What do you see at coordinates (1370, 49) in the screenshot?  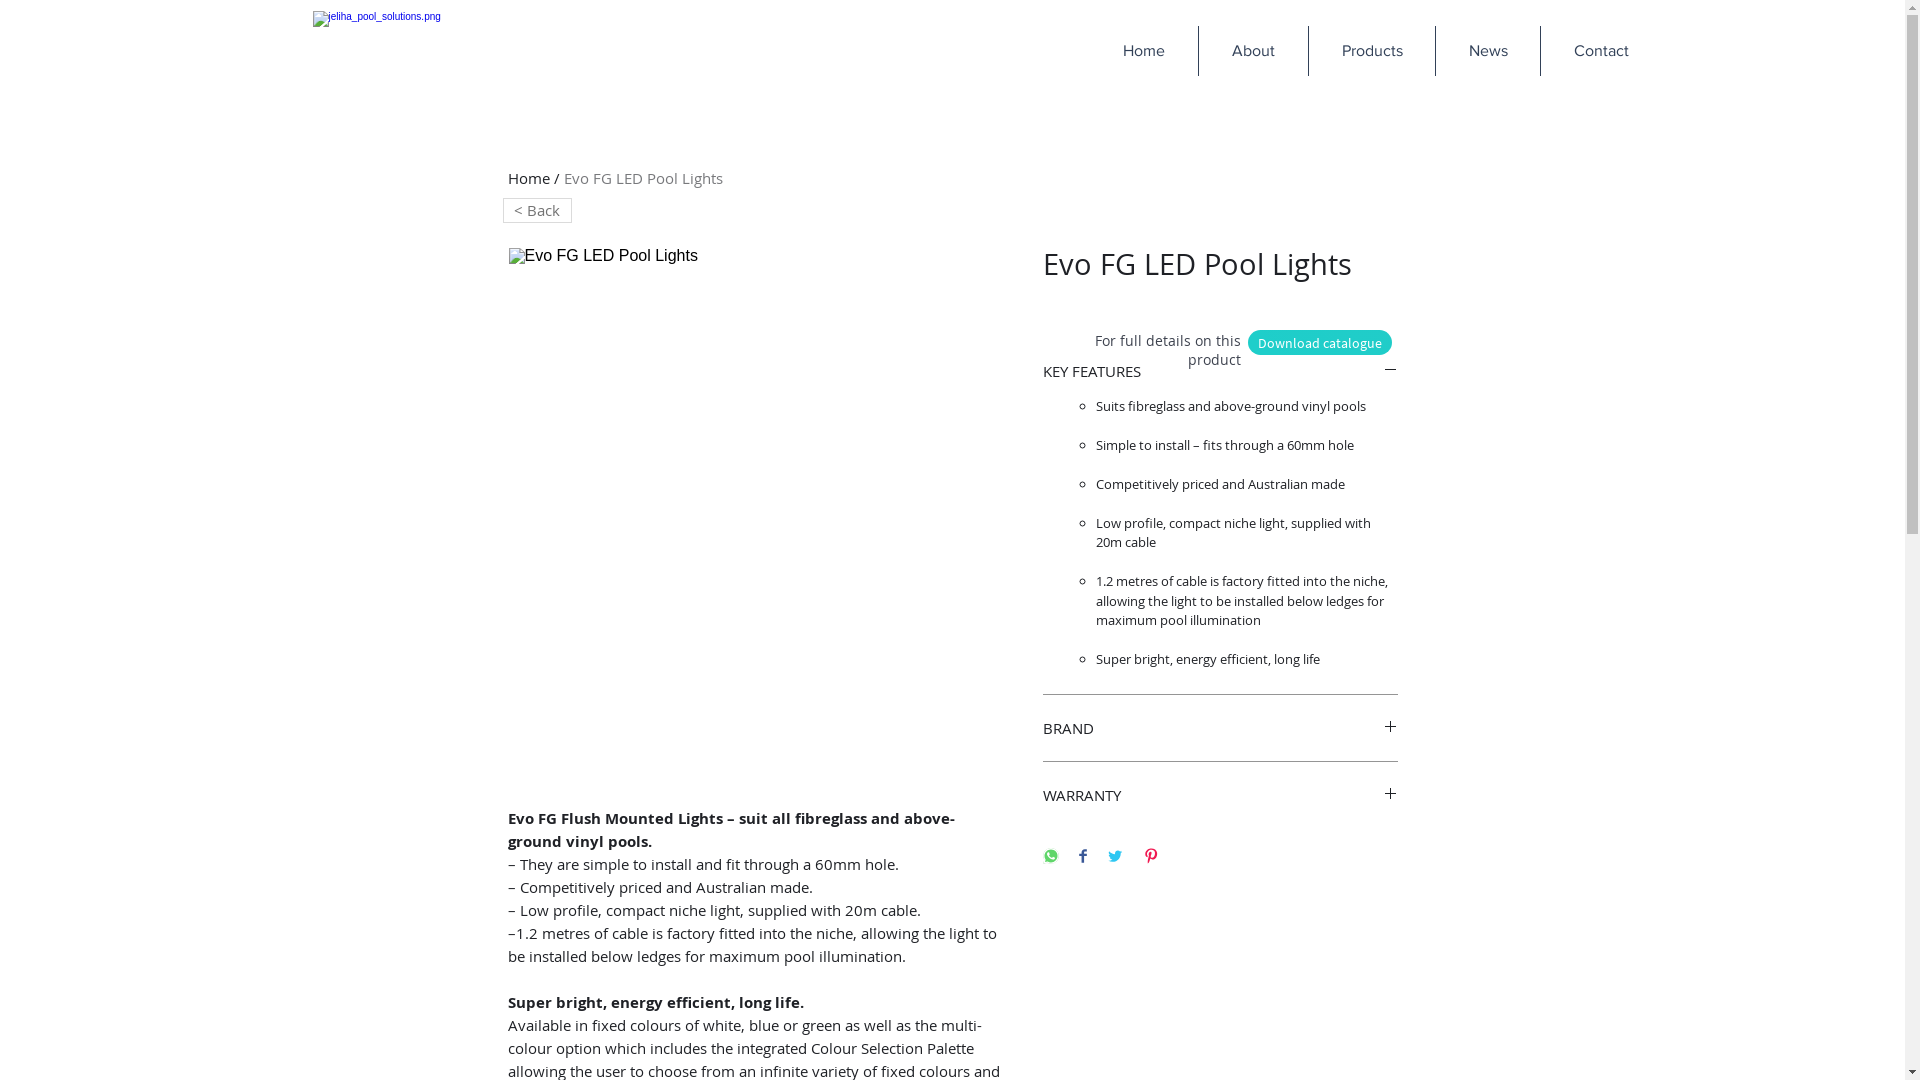 I see `'Products'` at bounding box center [1370, 49].